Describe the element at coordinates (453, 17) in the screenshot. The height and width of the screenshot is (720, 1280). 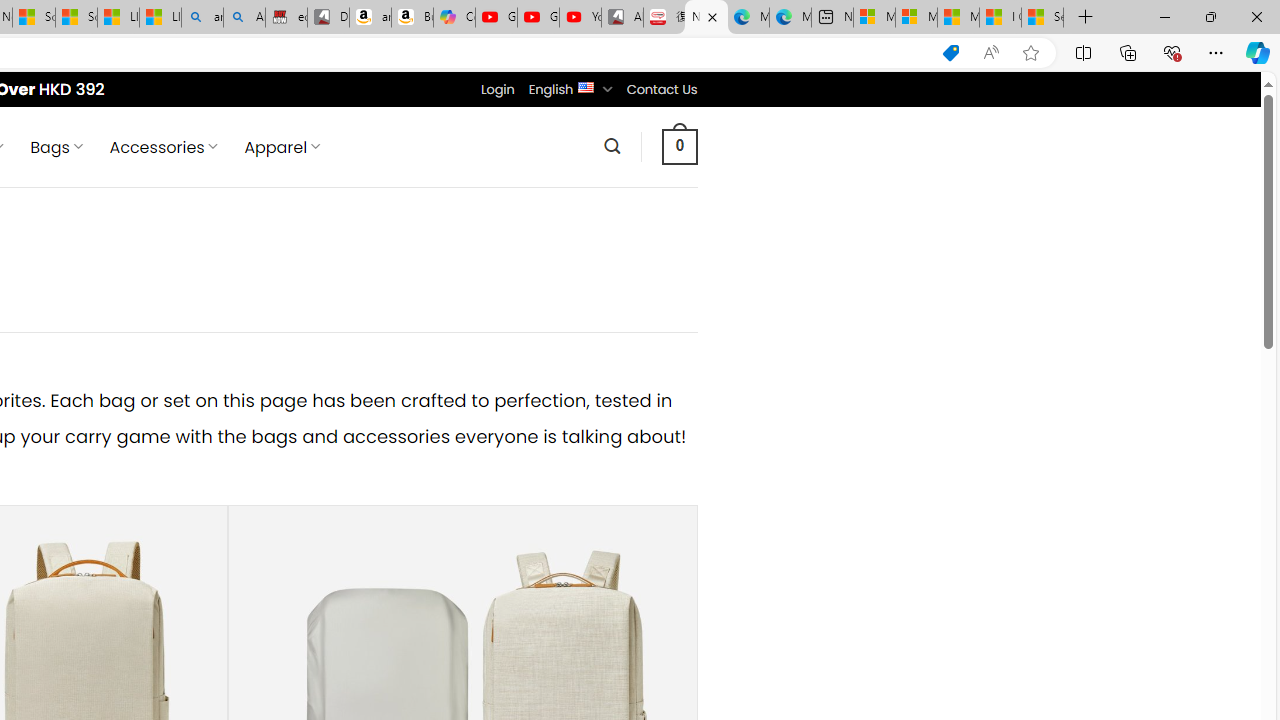
I see `'Copilot'` at that location.